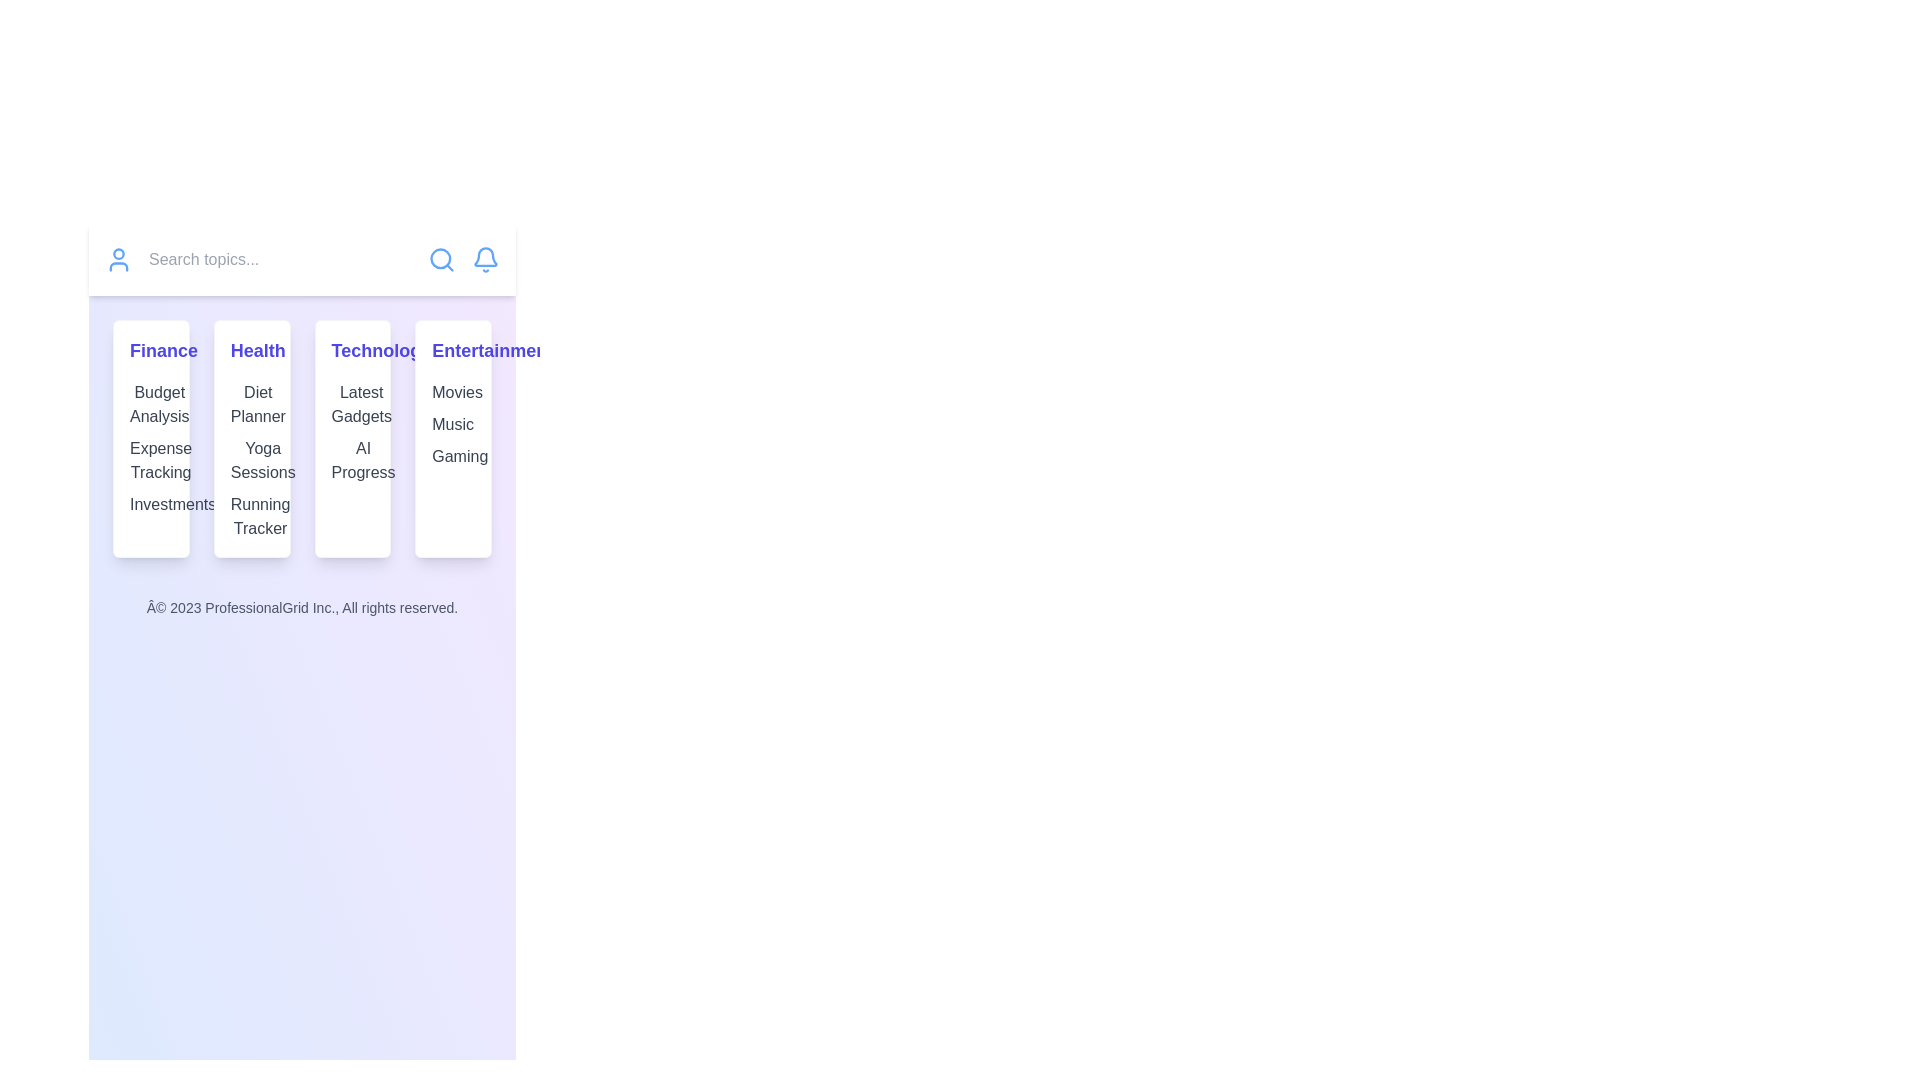 Image resolution: width=1920 pixels, height=1080 pixels. I want to click on the centered text block displaying the footer text '© 2023 ProfessionalGrid Inc., All rights reserved.', so click(301, 607).